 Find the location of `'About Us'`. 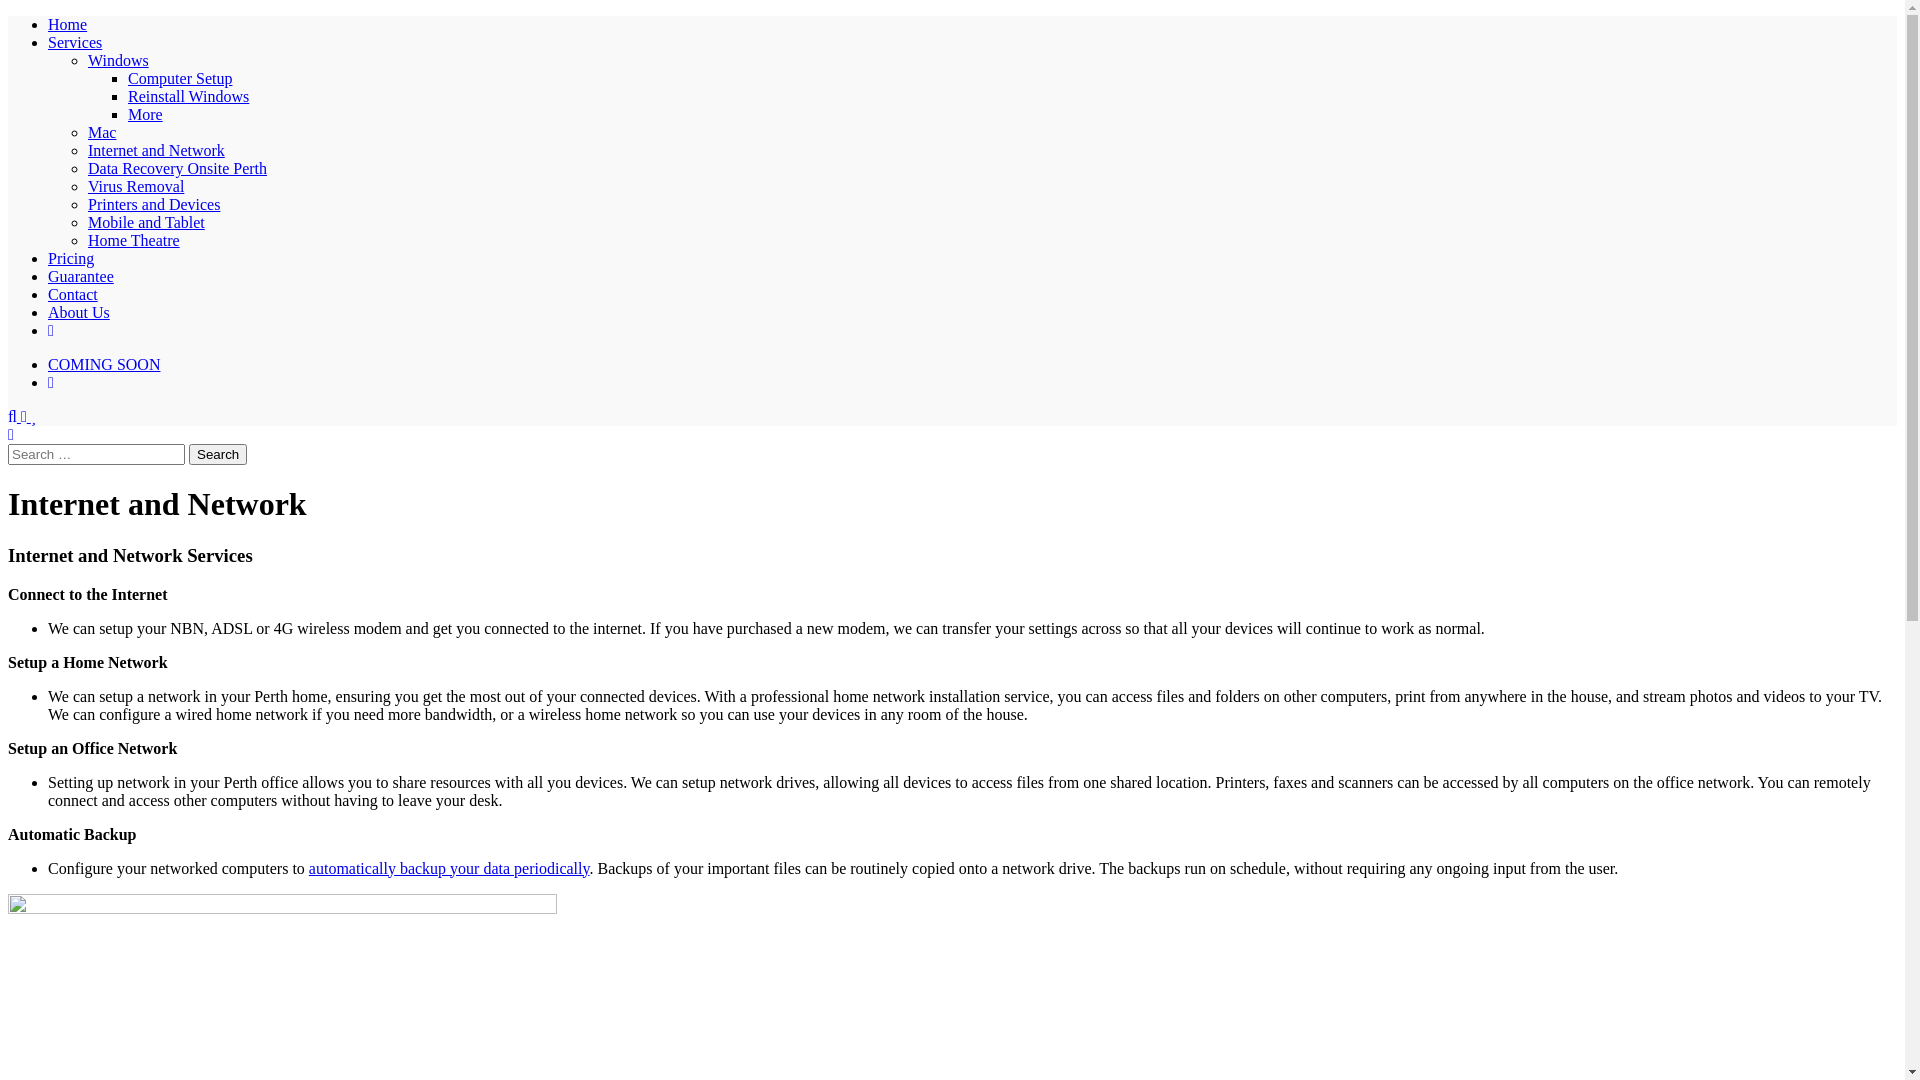

'About Us' is located at coordinates (48, 312).